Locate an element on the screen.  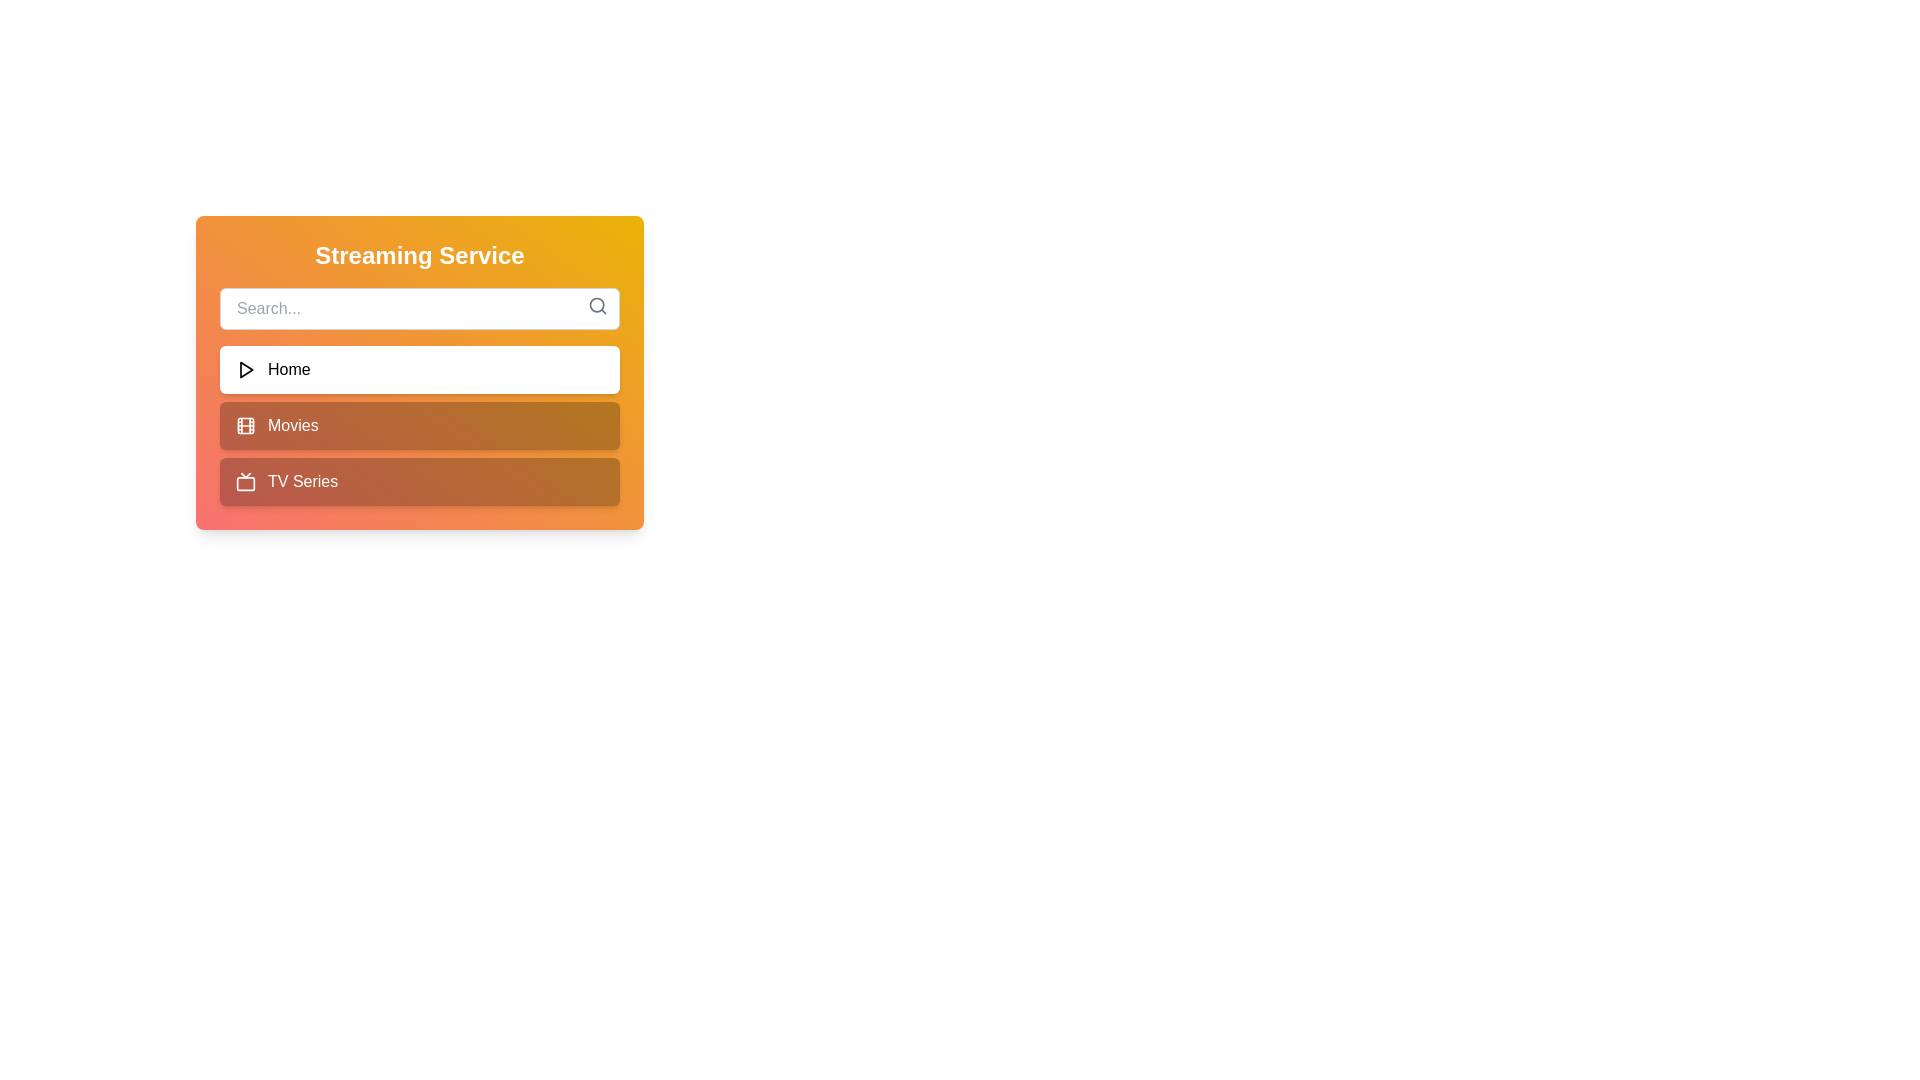
the 'Home' navigation button, which is the first item in a vertical list of navigation buttons is located at coordinates (419, 370).